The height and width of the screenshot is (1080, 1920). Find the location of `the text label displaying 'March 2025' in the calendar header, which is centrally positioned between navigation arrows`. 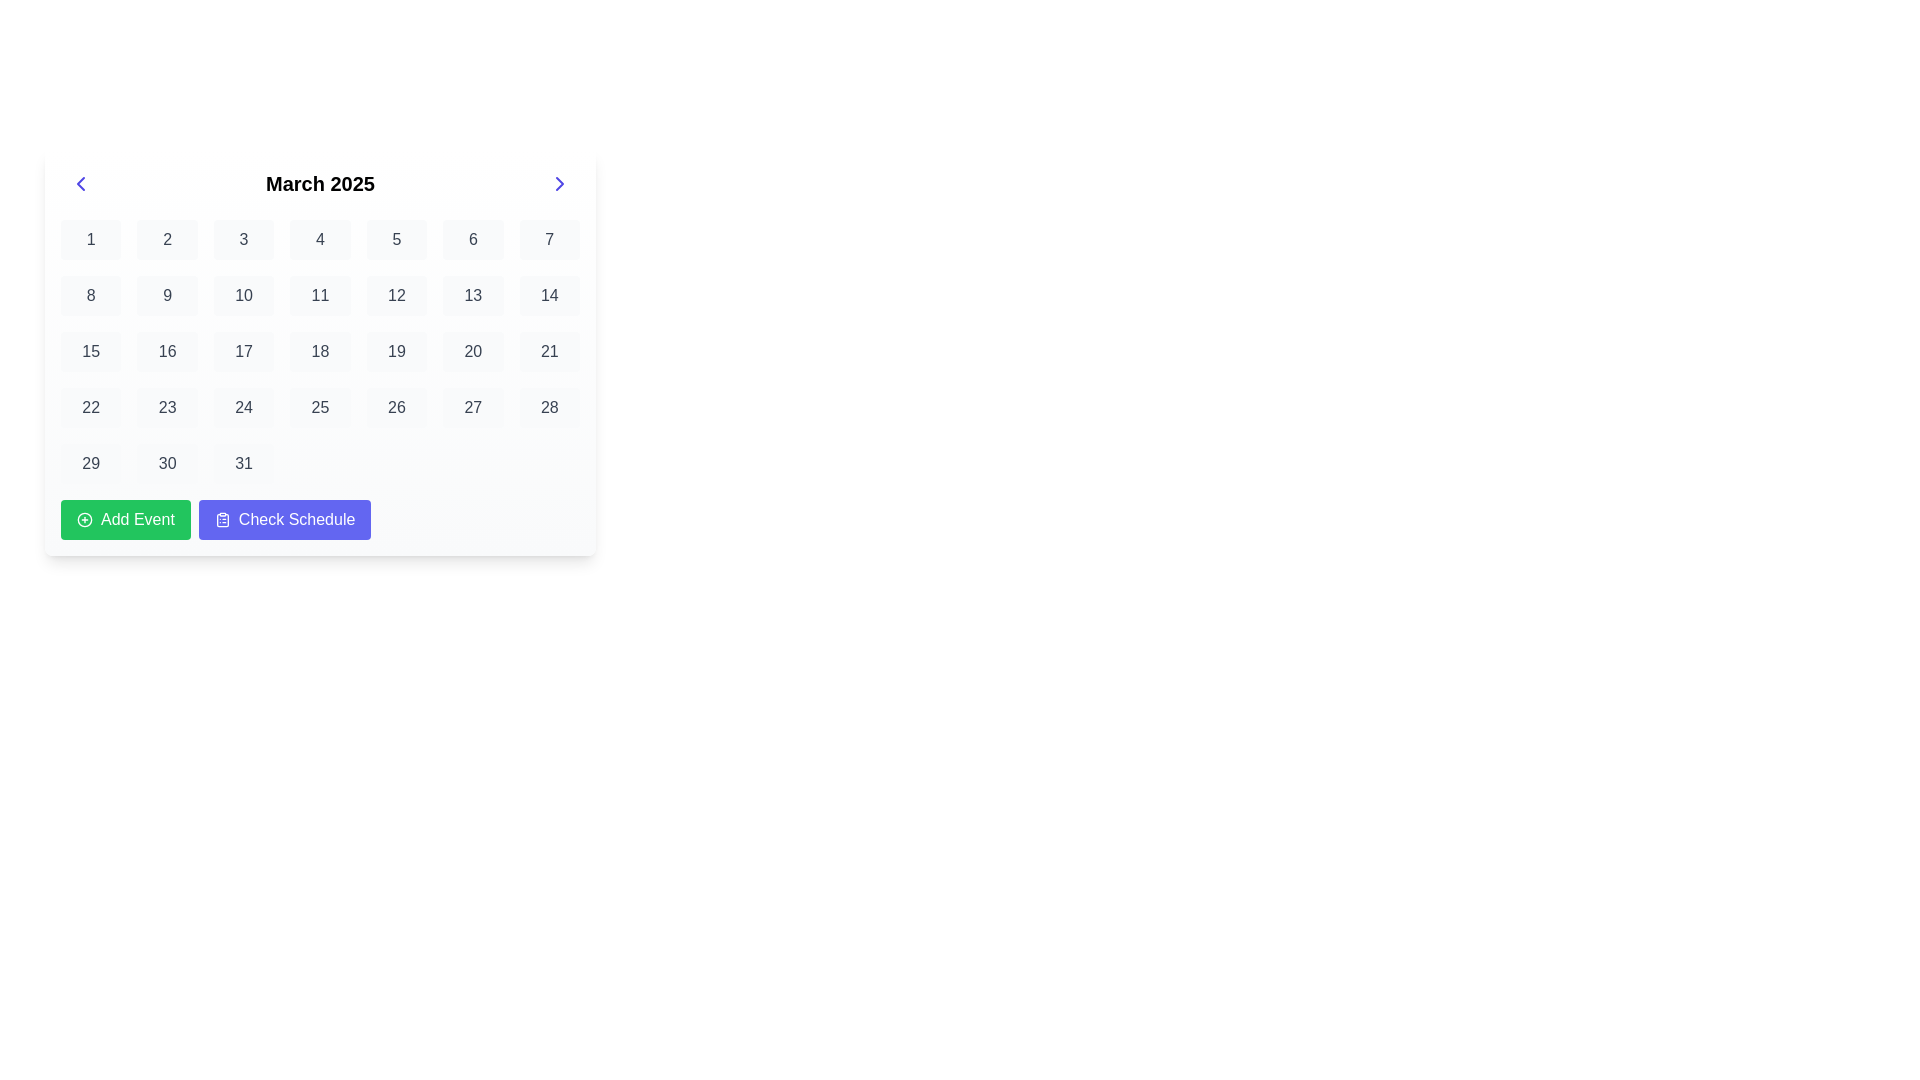

the text label displaying 'March 2025' in the calendar header, which is centrally positioned between navigation arrows is located at coordinates (320, 184).